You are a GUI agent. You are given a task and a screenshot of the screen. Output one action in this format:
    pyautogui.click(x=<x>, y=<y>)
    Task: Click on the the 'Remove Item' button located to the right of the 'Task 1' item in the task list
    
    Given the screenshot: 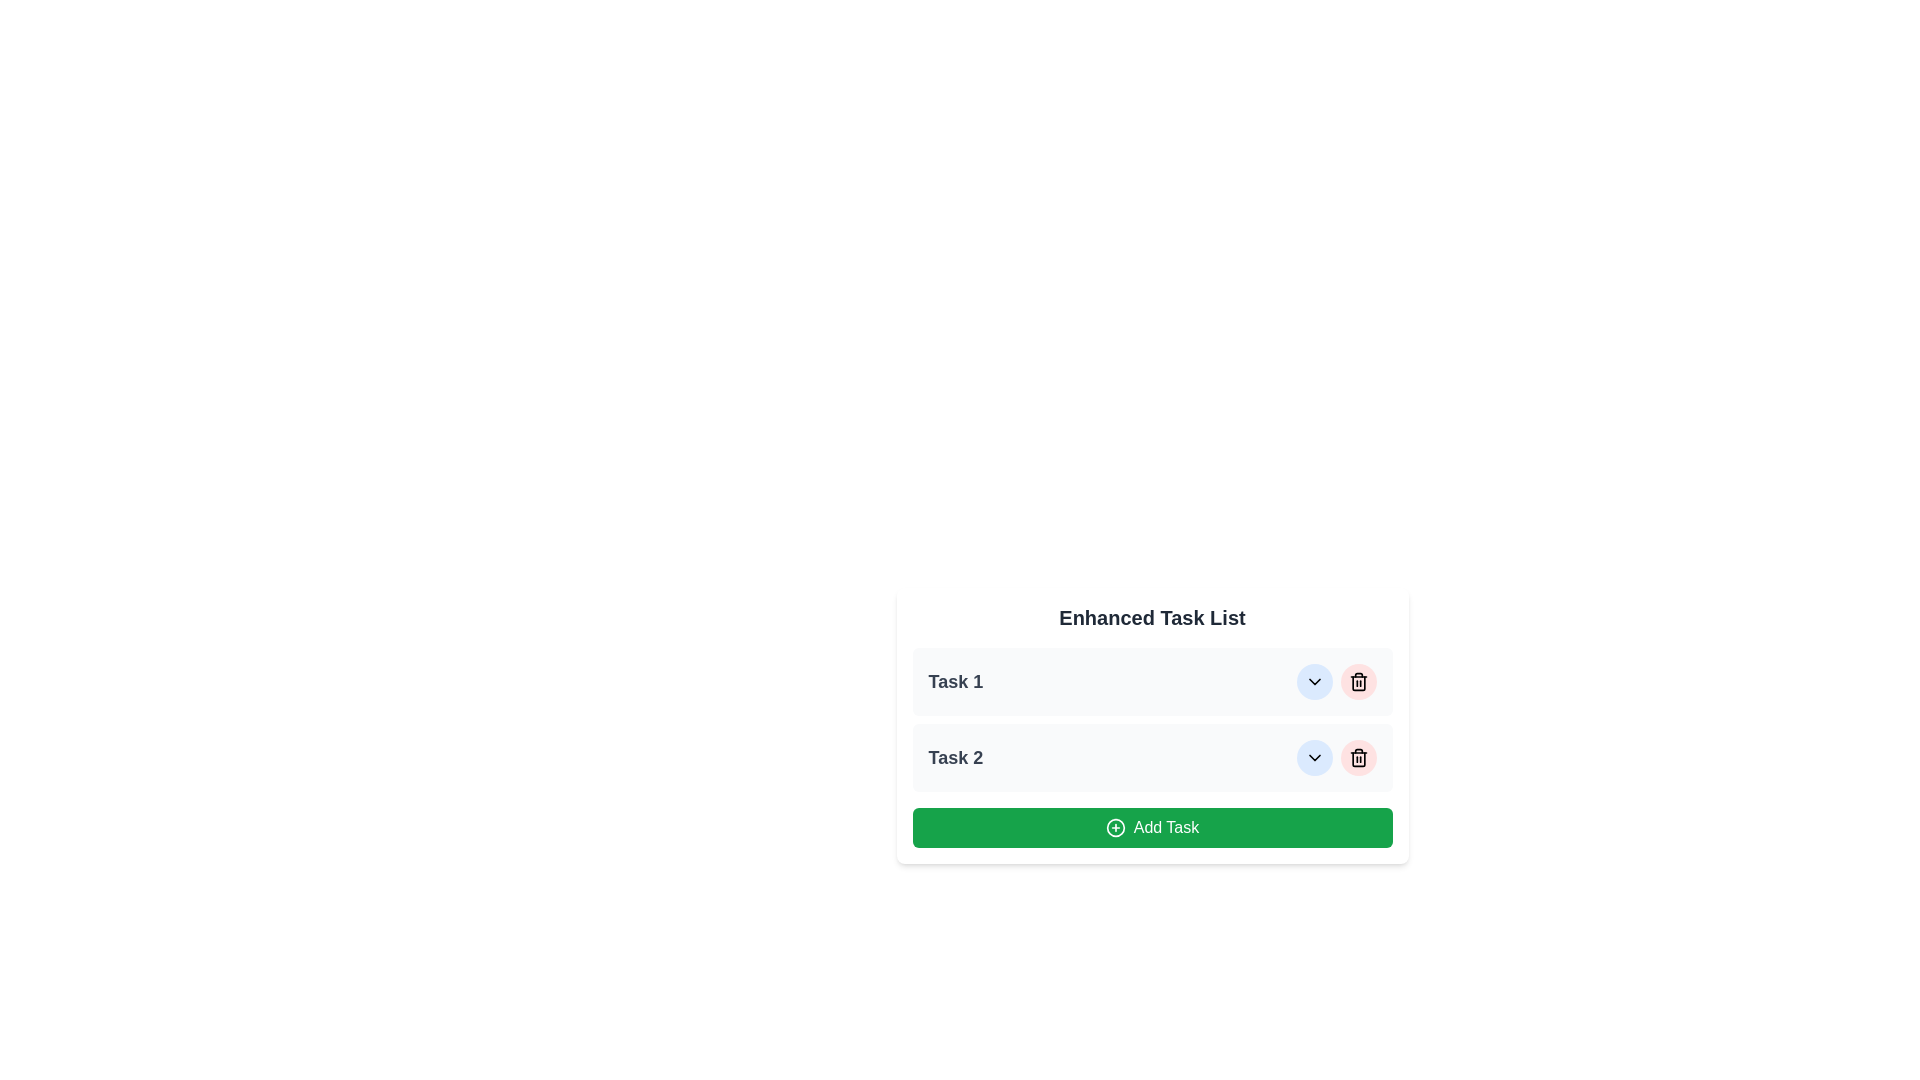 What is the action you would take?
    pyautogui.click(x=1358, y=681)
    